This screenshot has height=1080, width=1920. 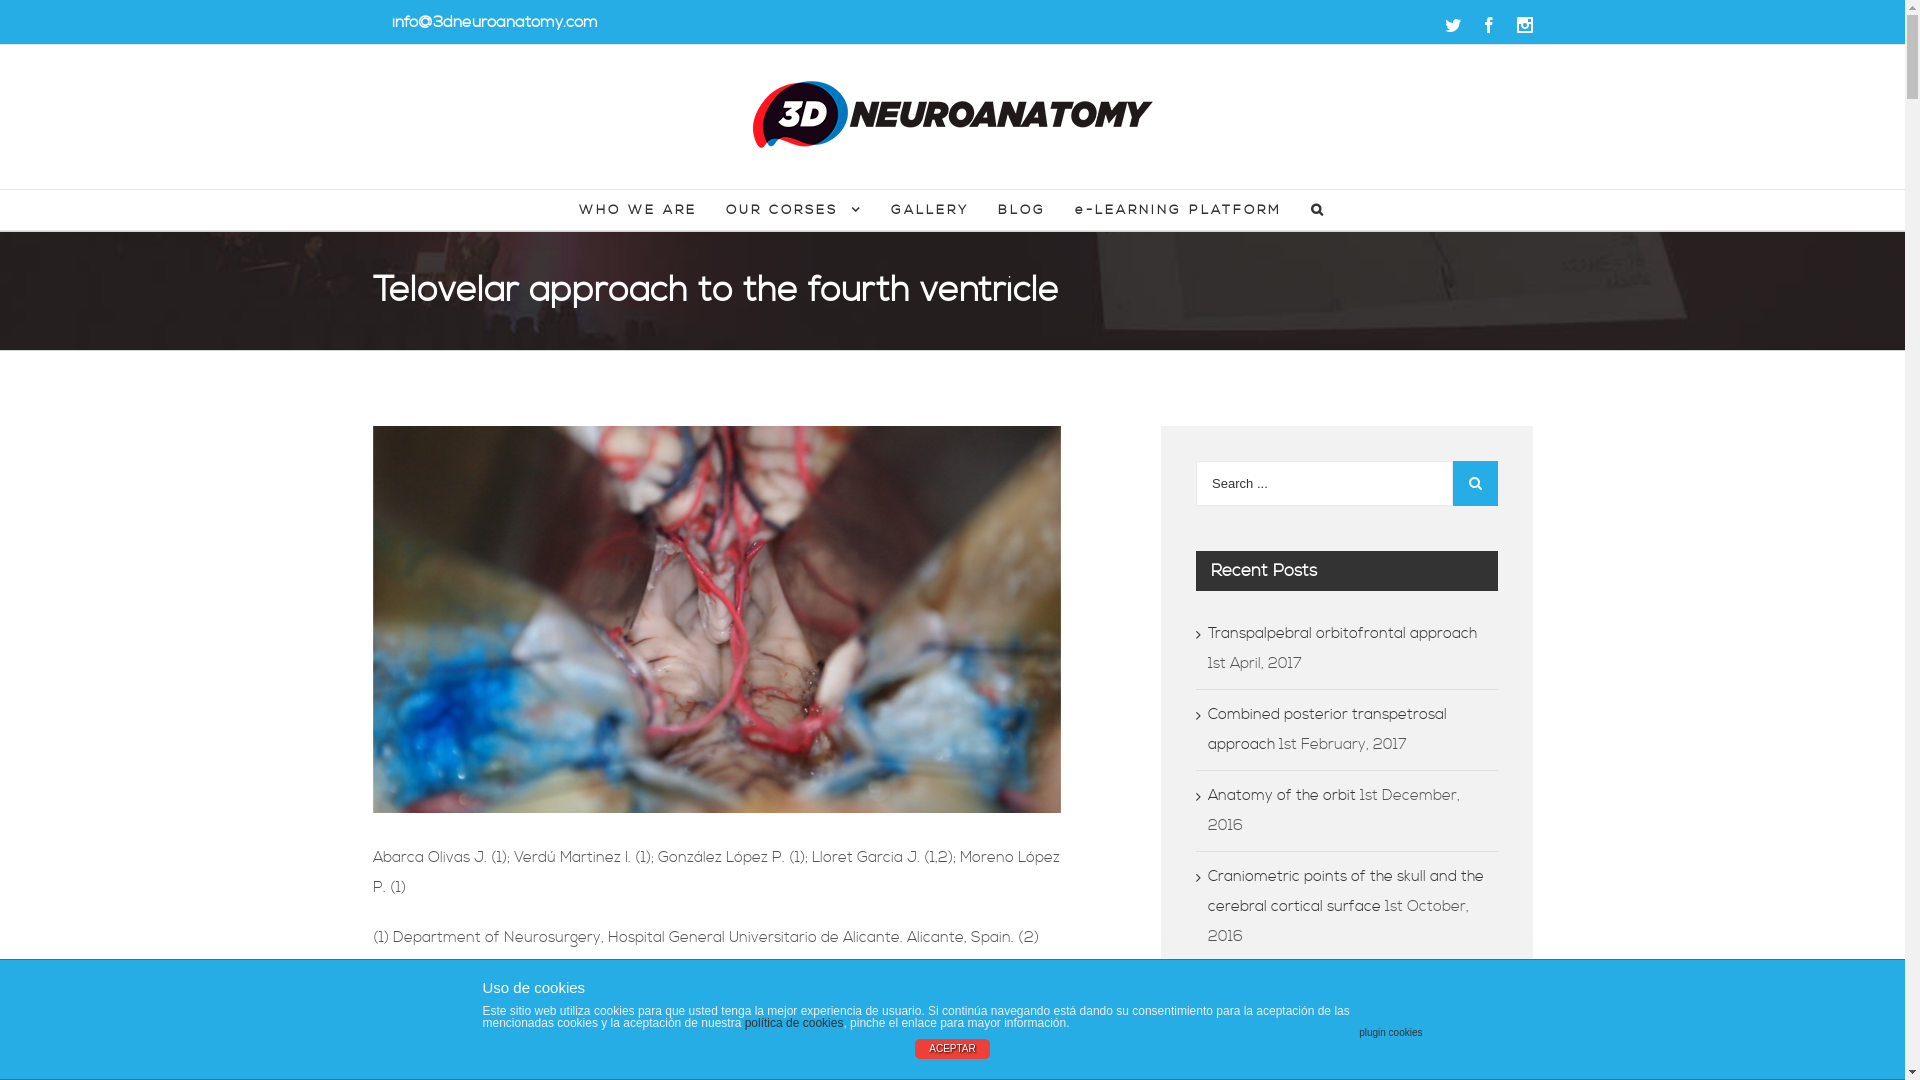 I want to click on 'GALLERY', so click(x=890, y=209).